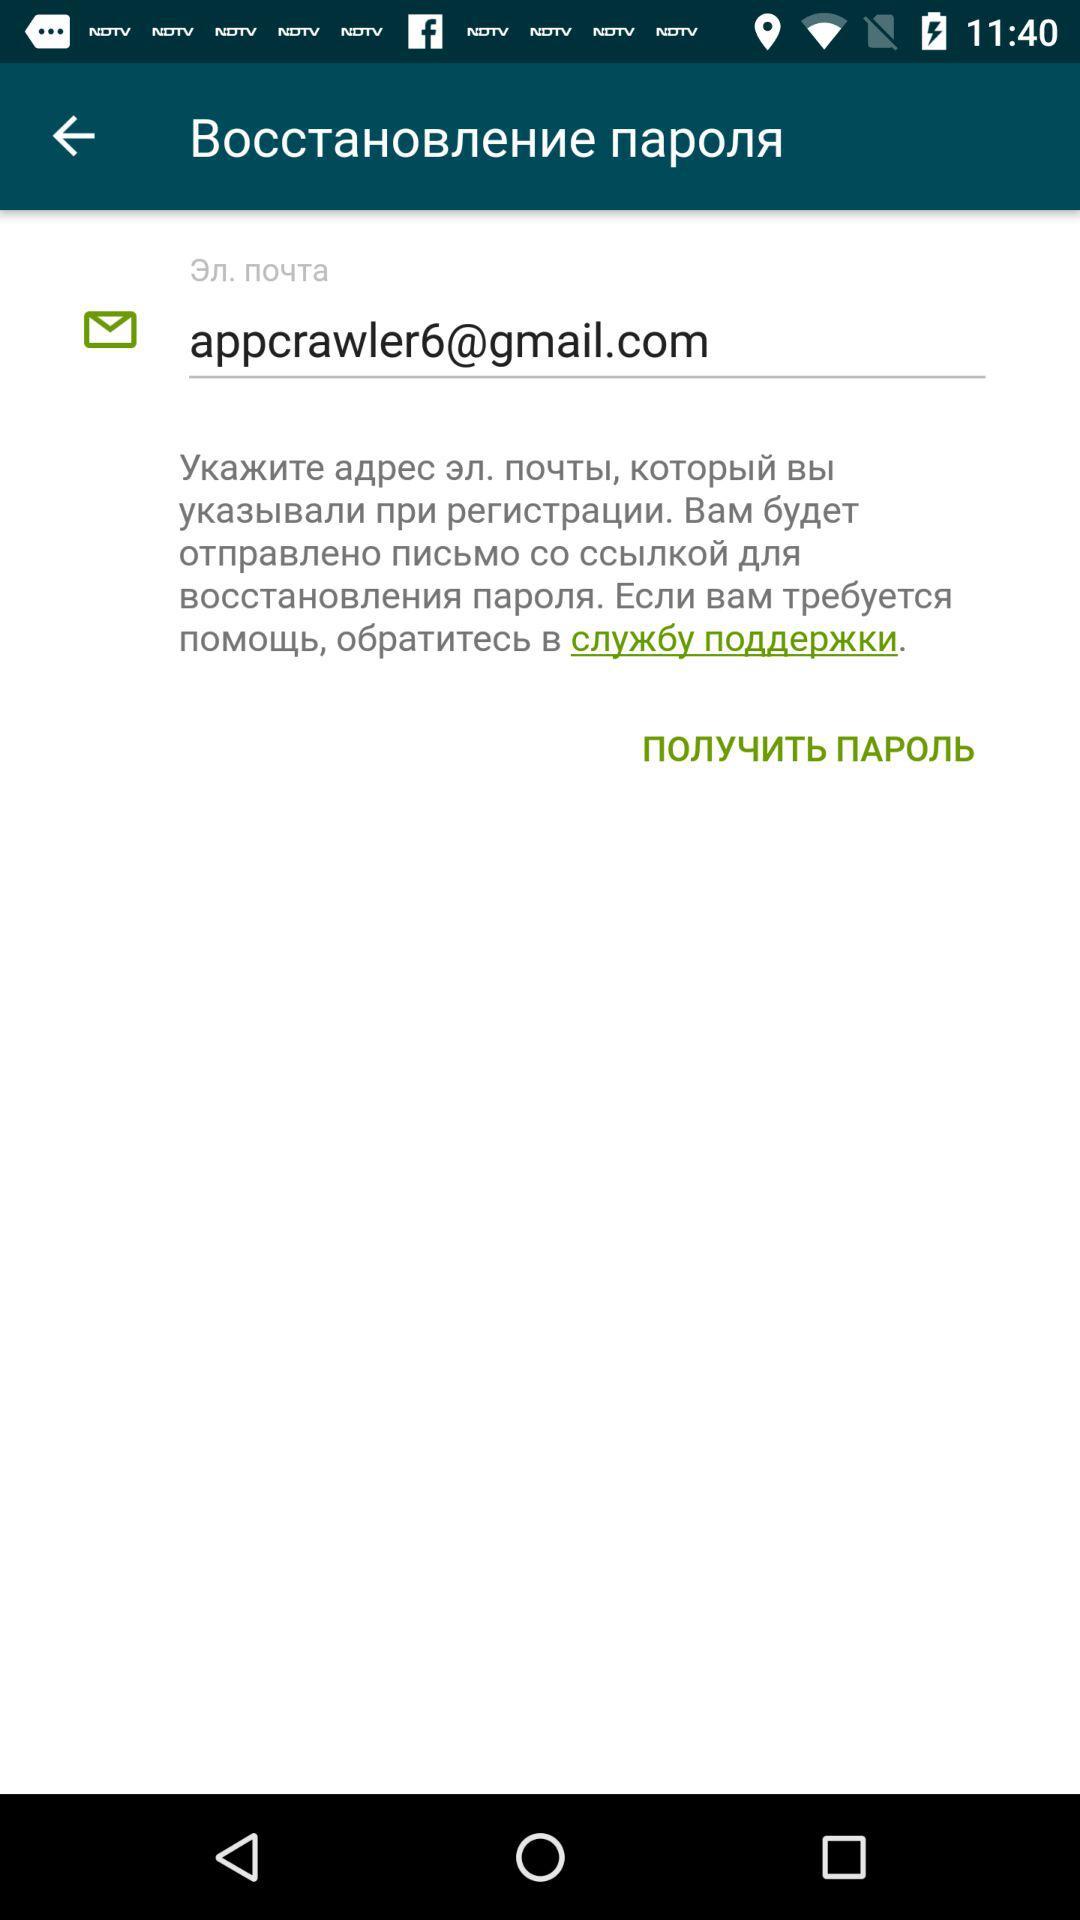 This screenshot has height=1920, width=1080. I want to click on appcrawler6@gmail.com icon, so click(586, 339).